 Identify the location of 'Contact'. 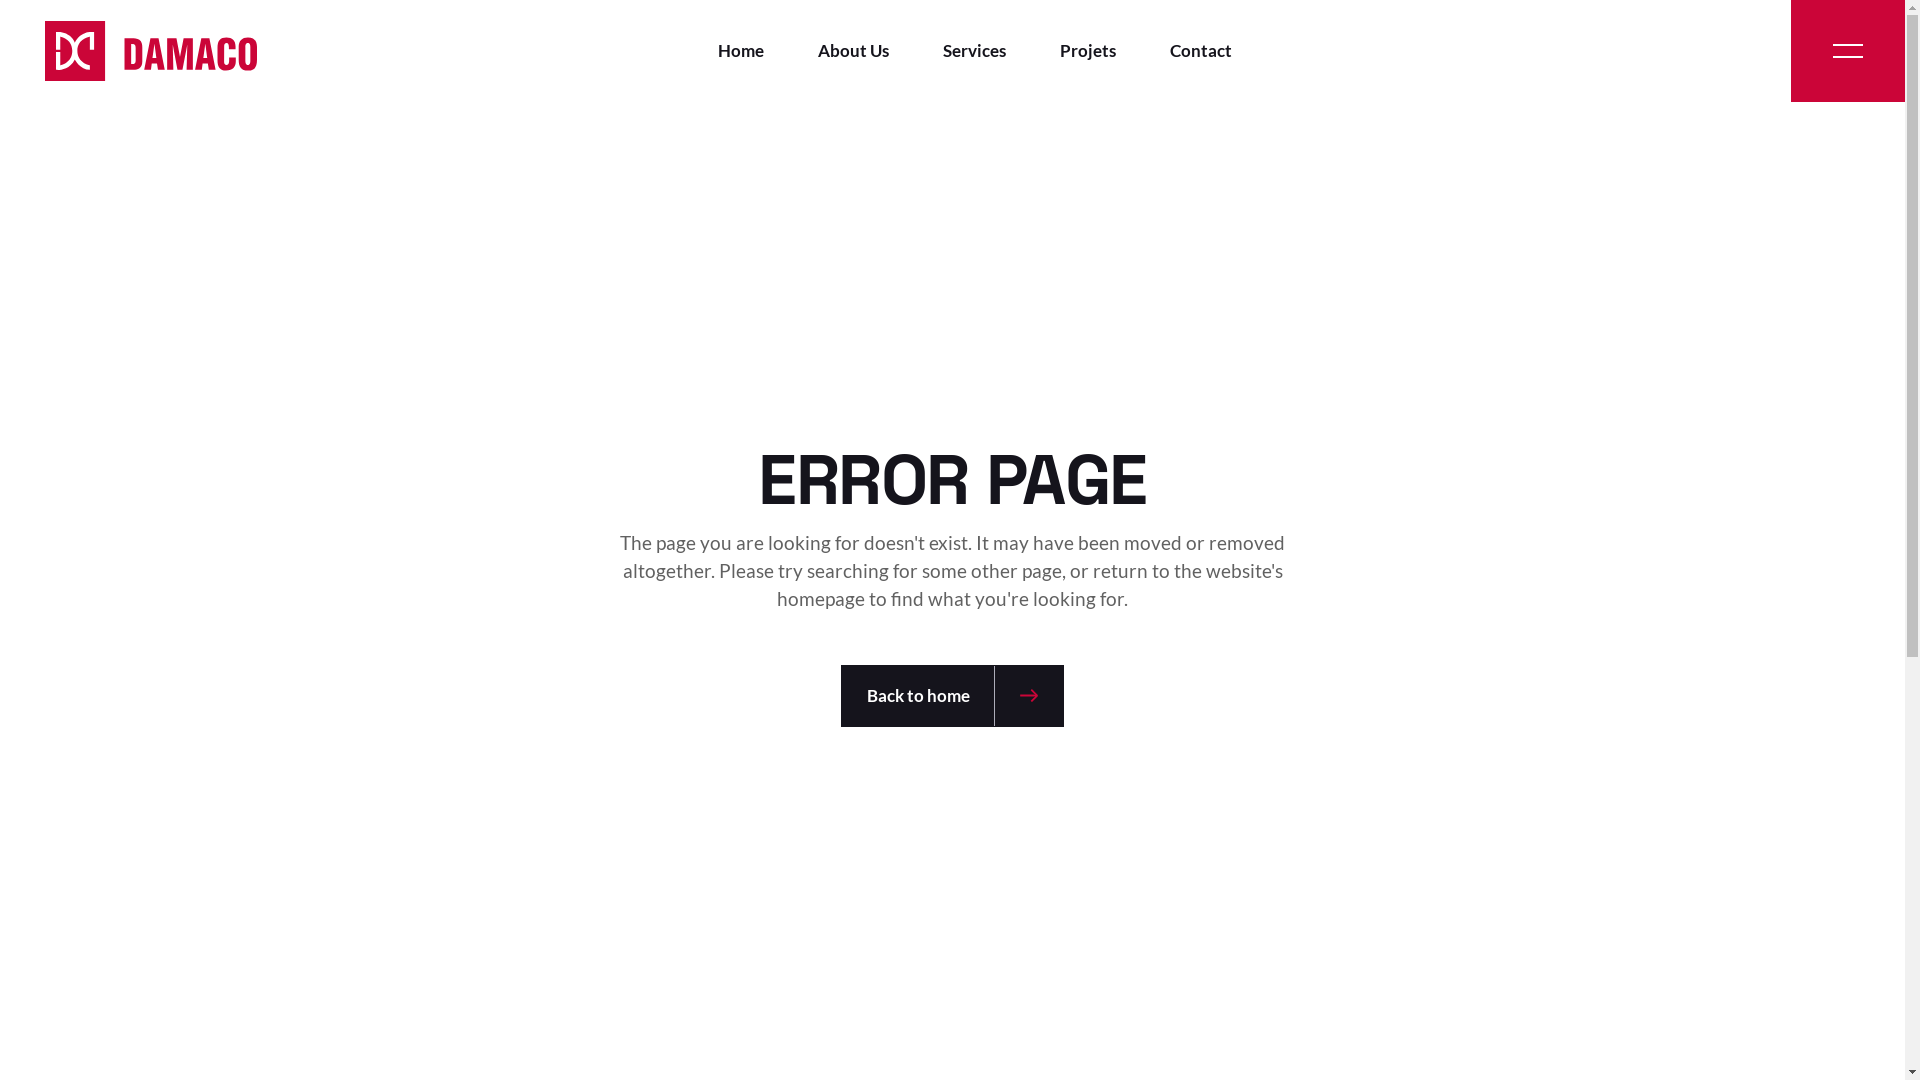
(1170, 49).